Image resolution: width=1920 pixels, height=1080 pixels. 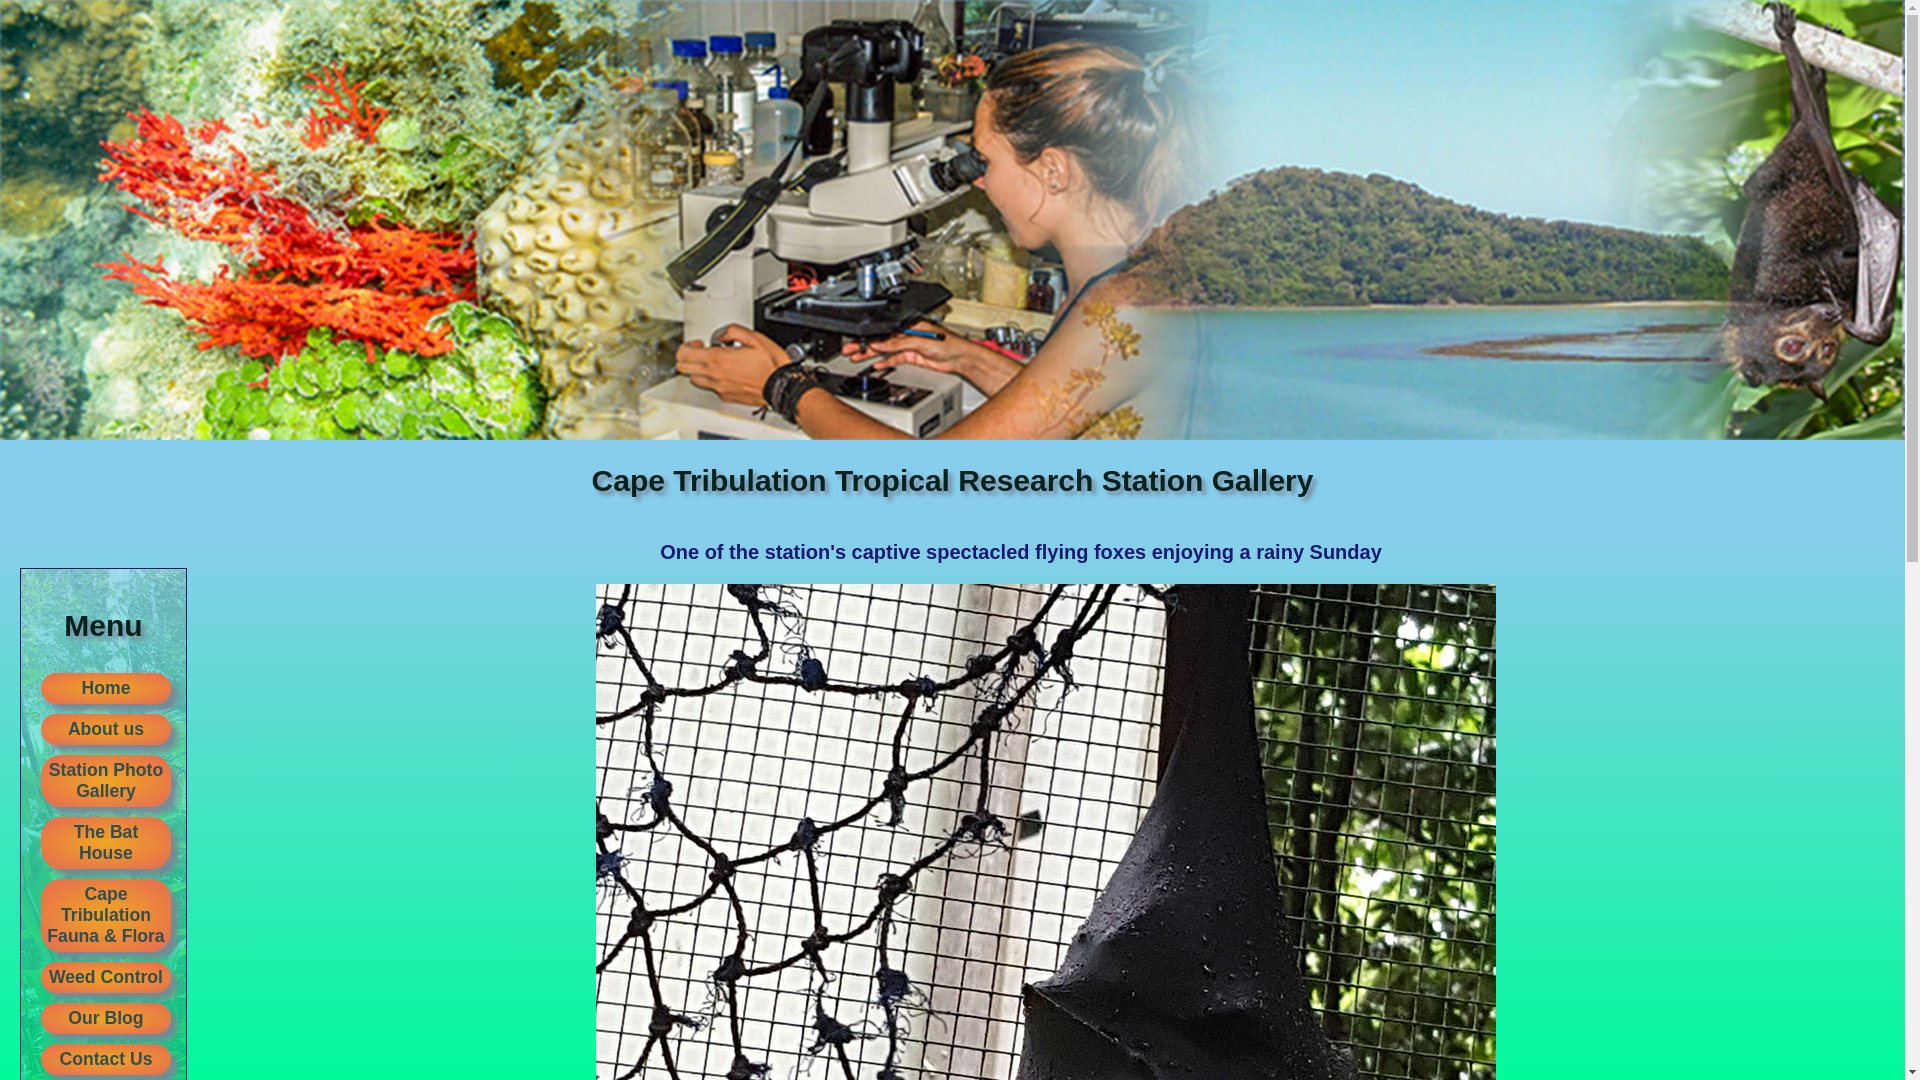 I want to click on 'About us', so click(x=104, y=729).